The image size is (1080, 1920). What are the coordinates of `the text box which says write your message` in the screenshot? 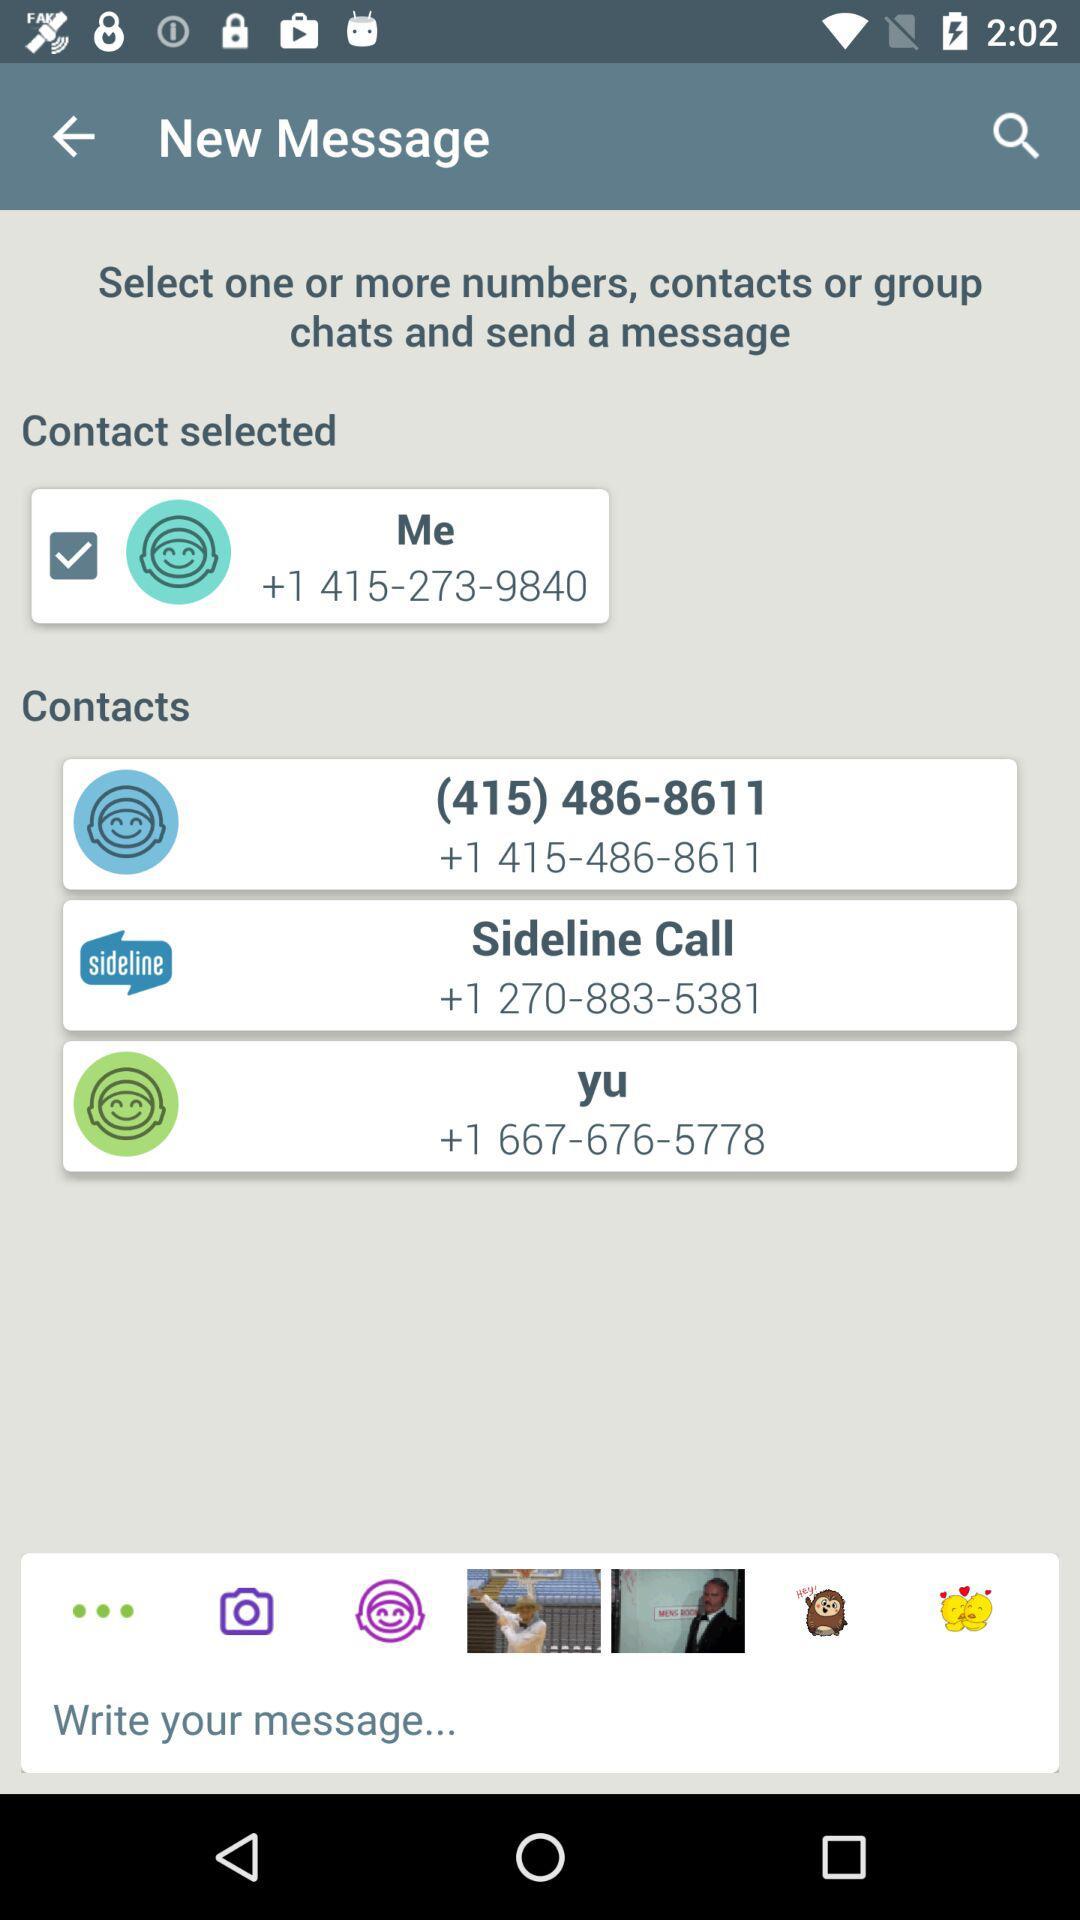 It's located at (540, 1717).